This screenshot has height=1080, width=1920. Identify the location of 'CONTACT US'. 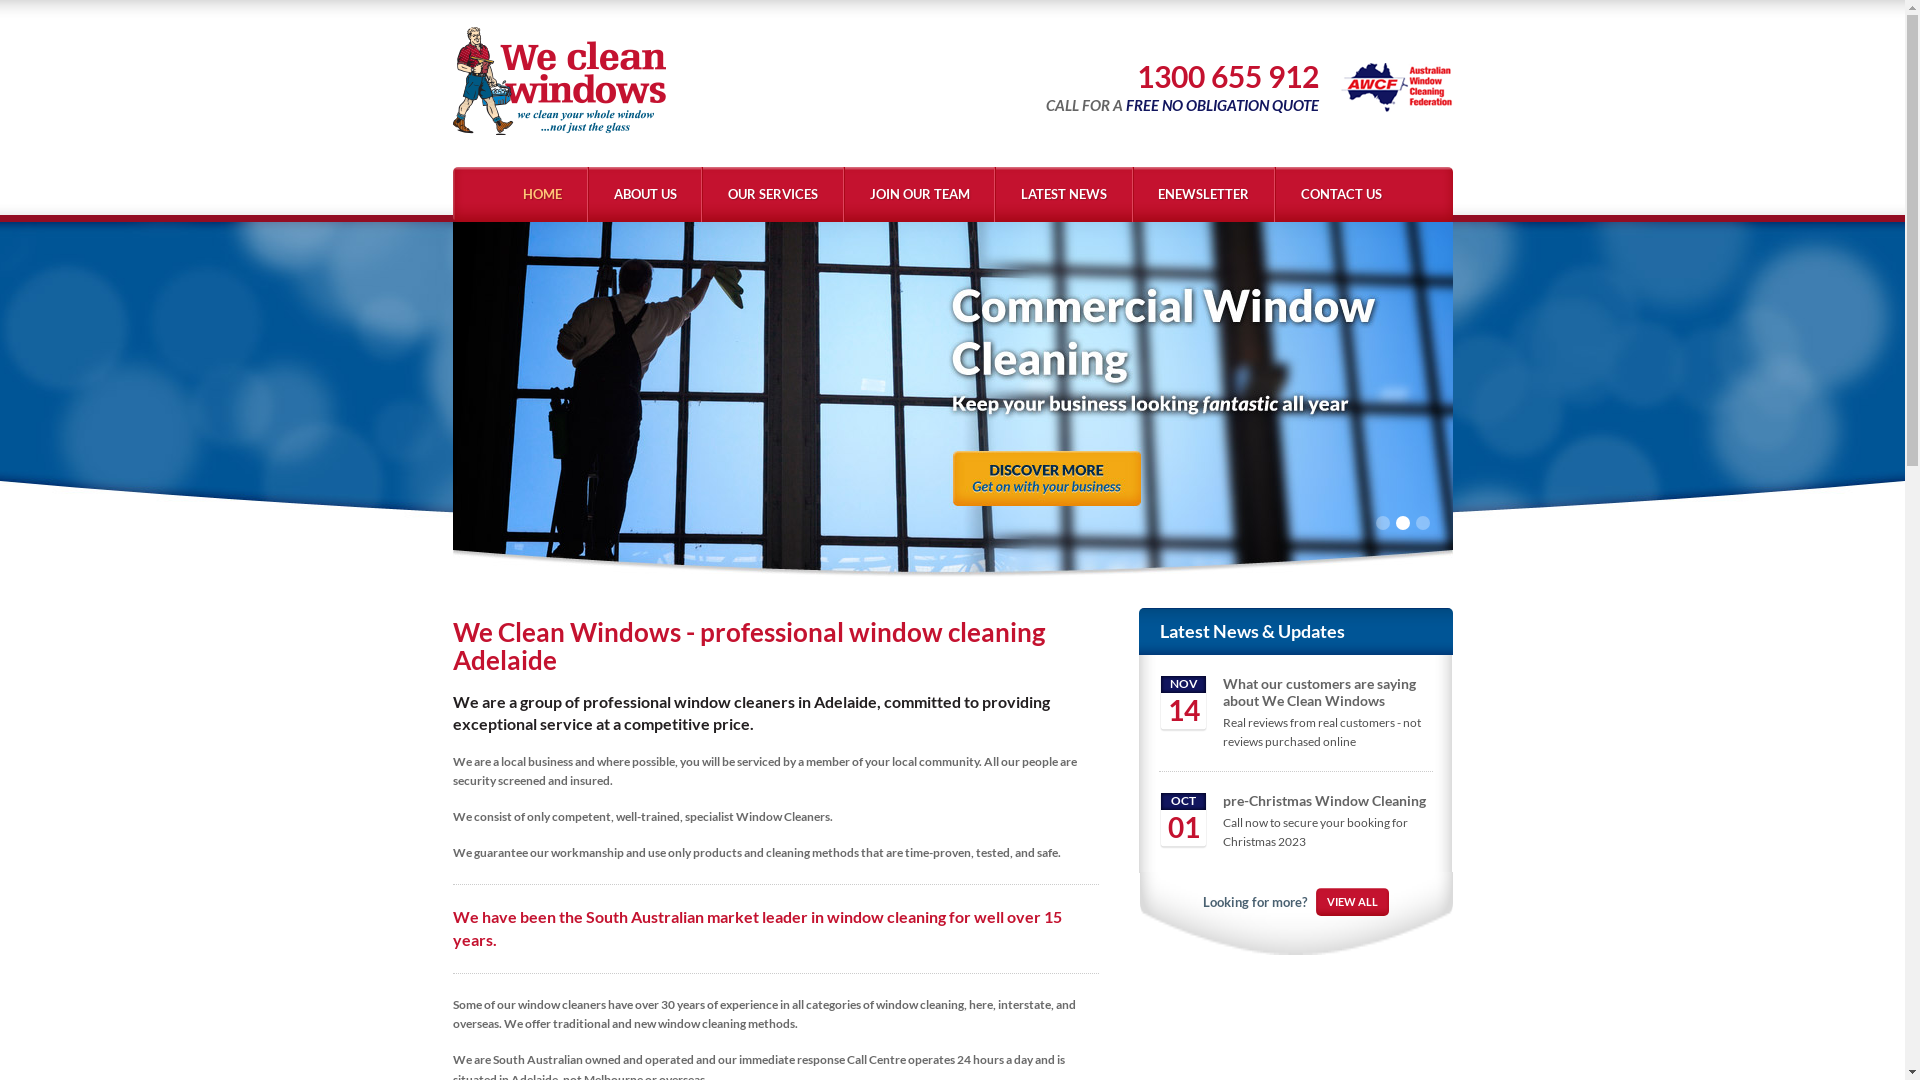
(1340, 194).